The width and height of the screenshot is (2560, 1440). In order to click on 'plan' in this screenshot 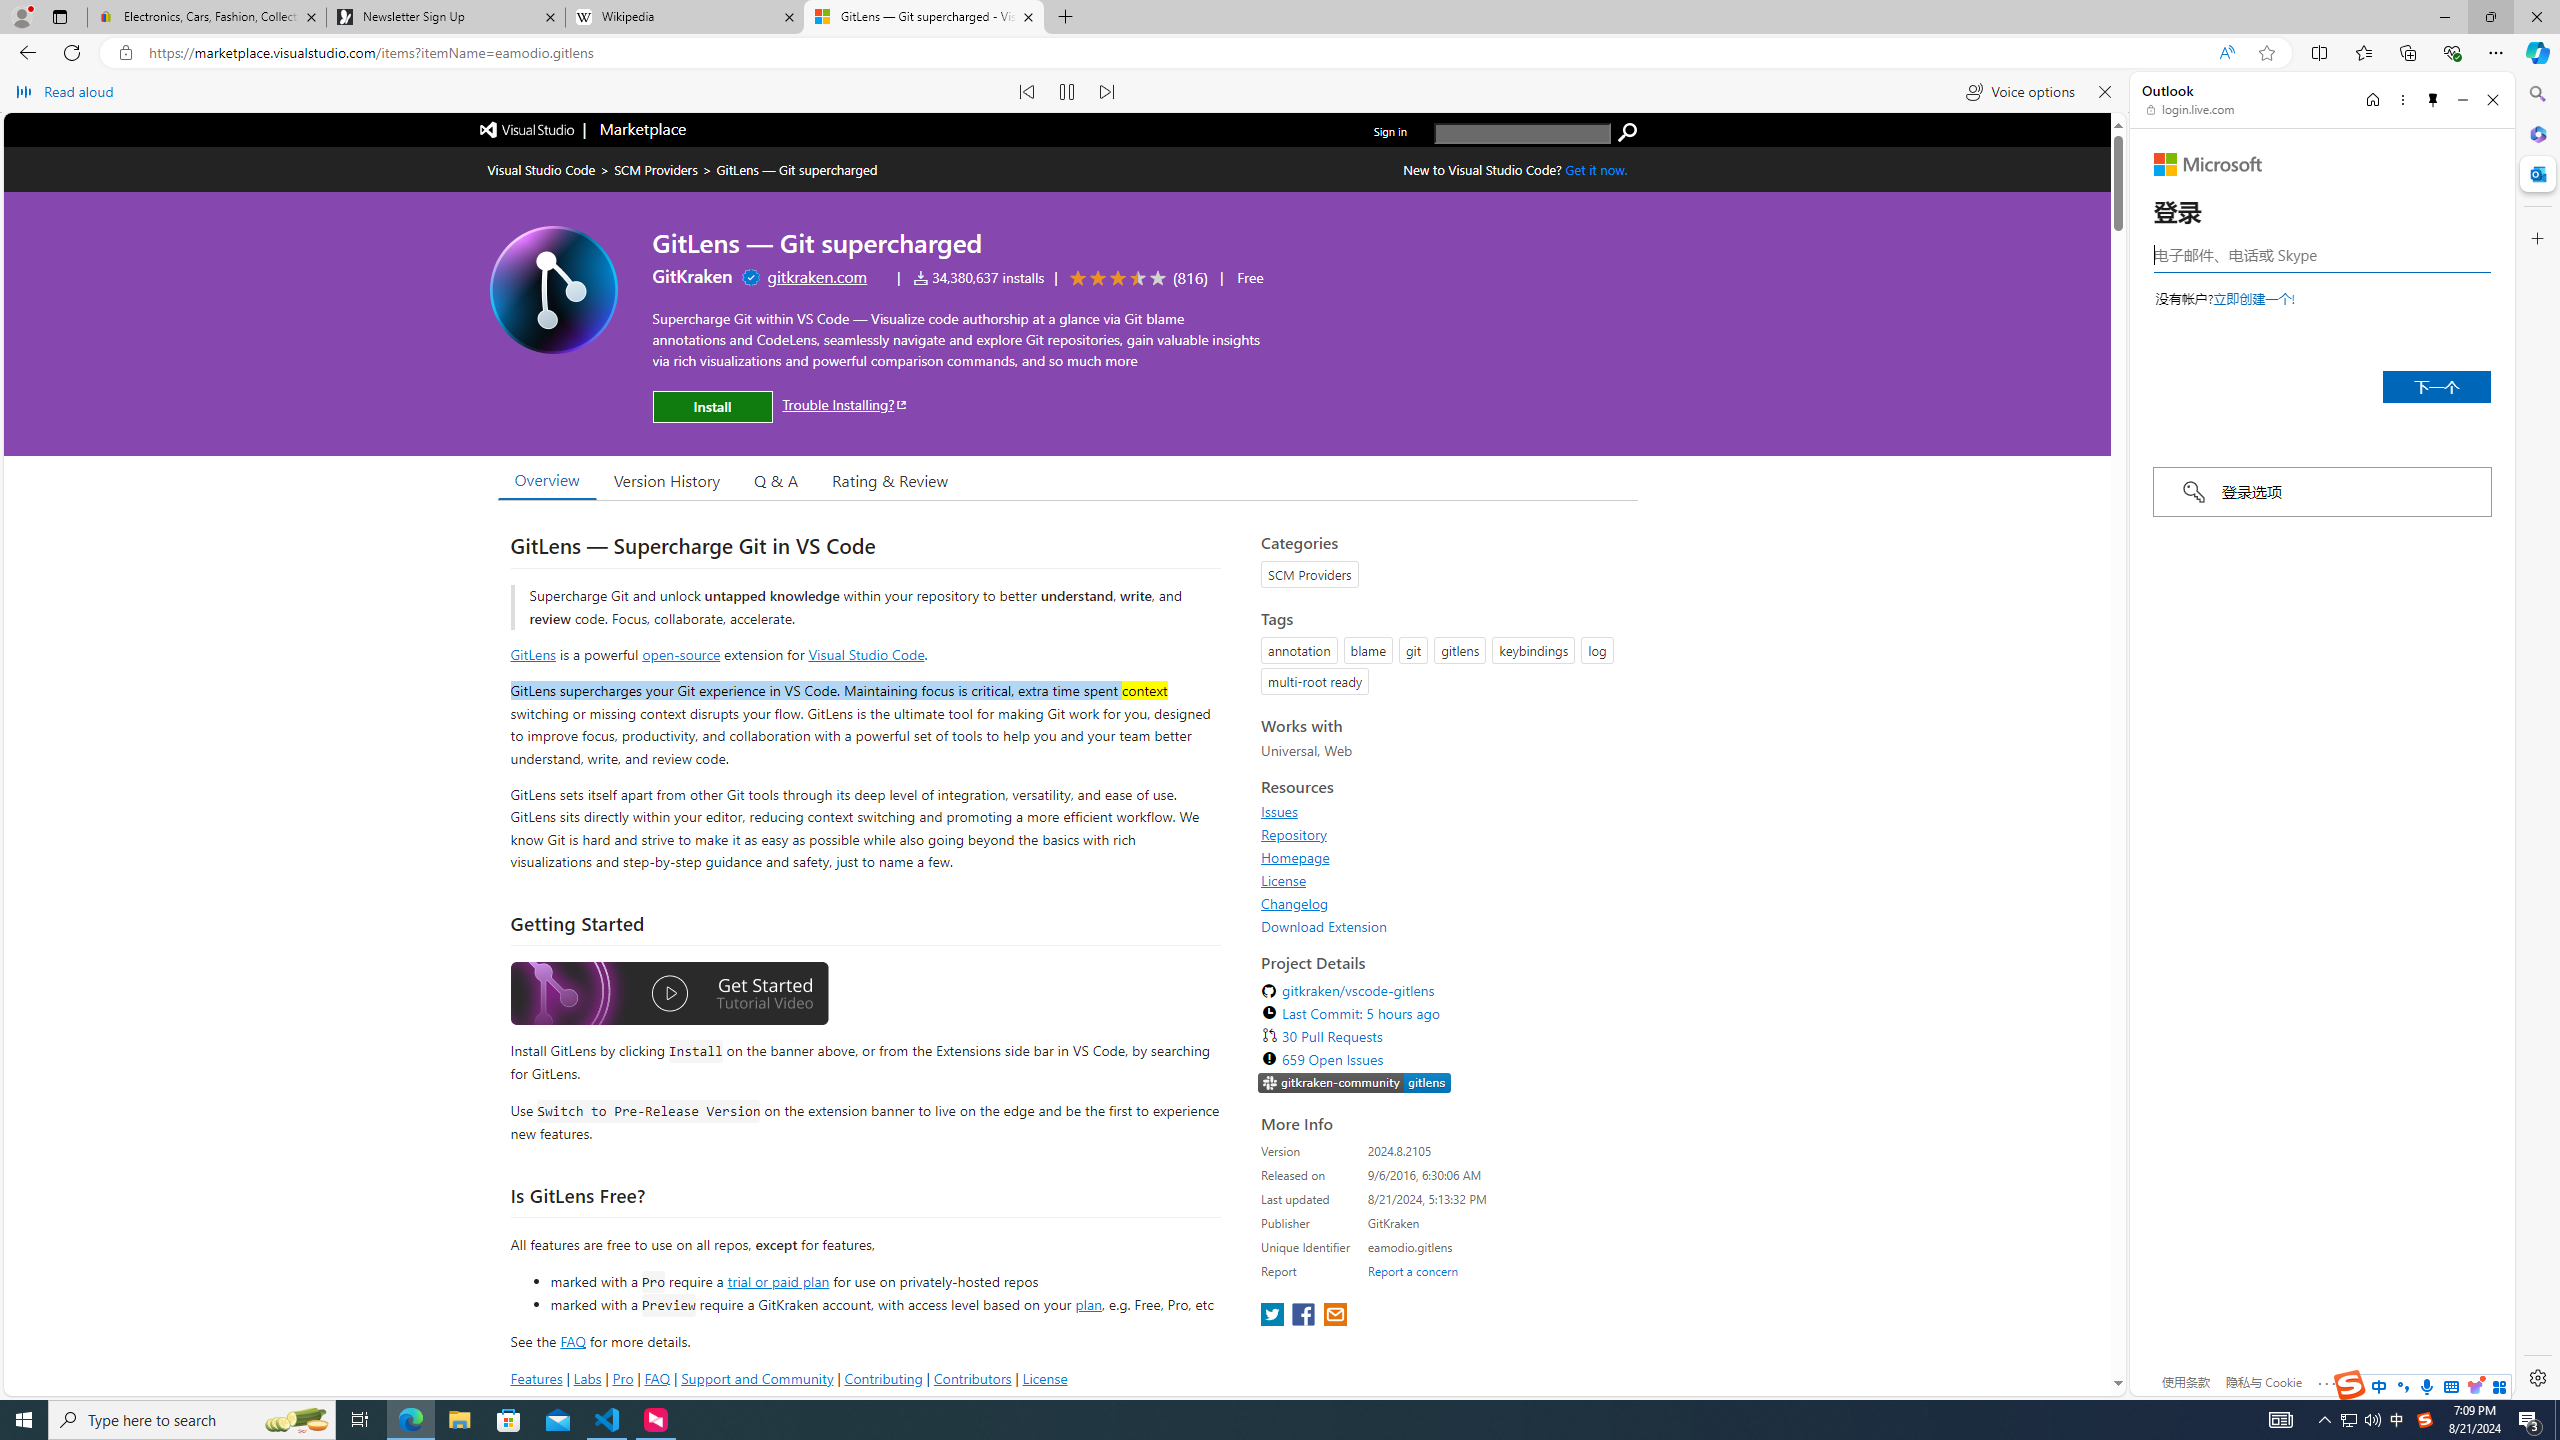, I will do `click(1088, 1303)`.